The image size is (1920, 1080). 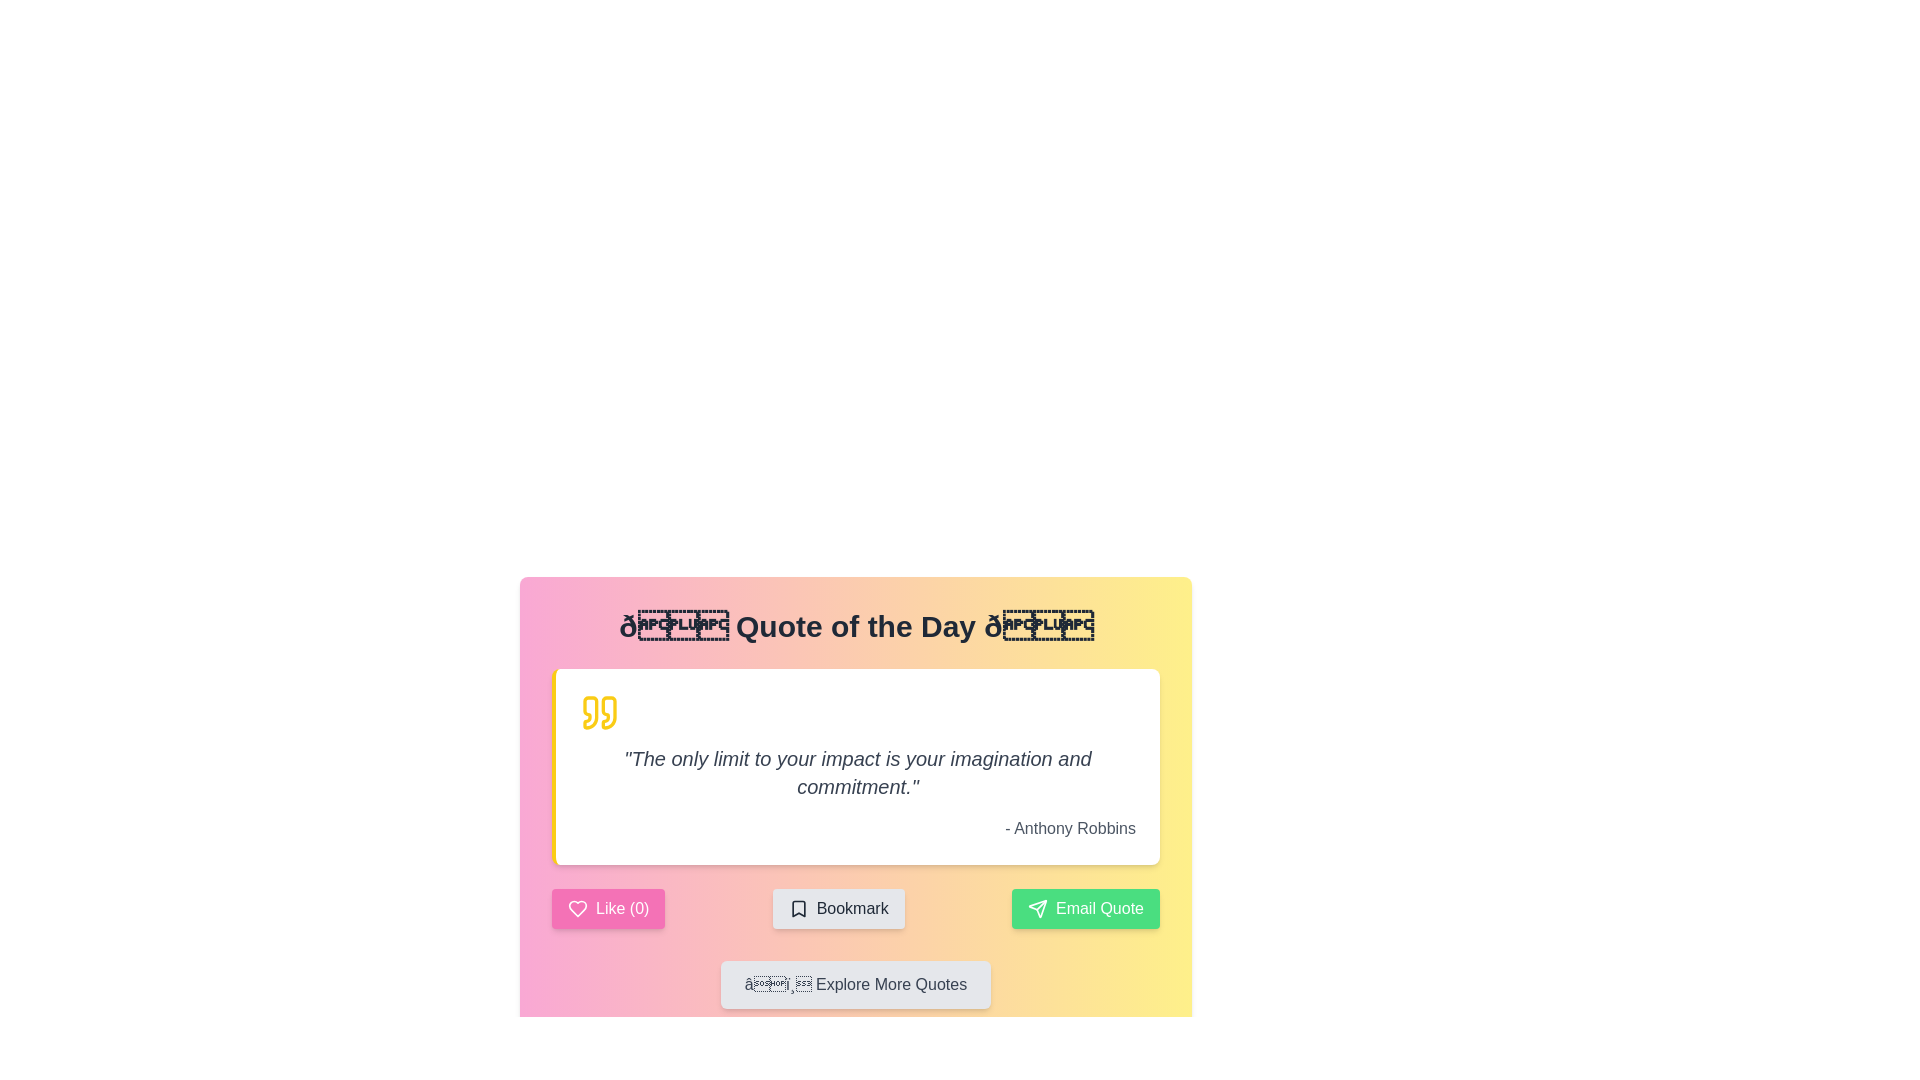 I want to click on the save/bookmark button located centrally in the interface, so click(x=838, y=909).